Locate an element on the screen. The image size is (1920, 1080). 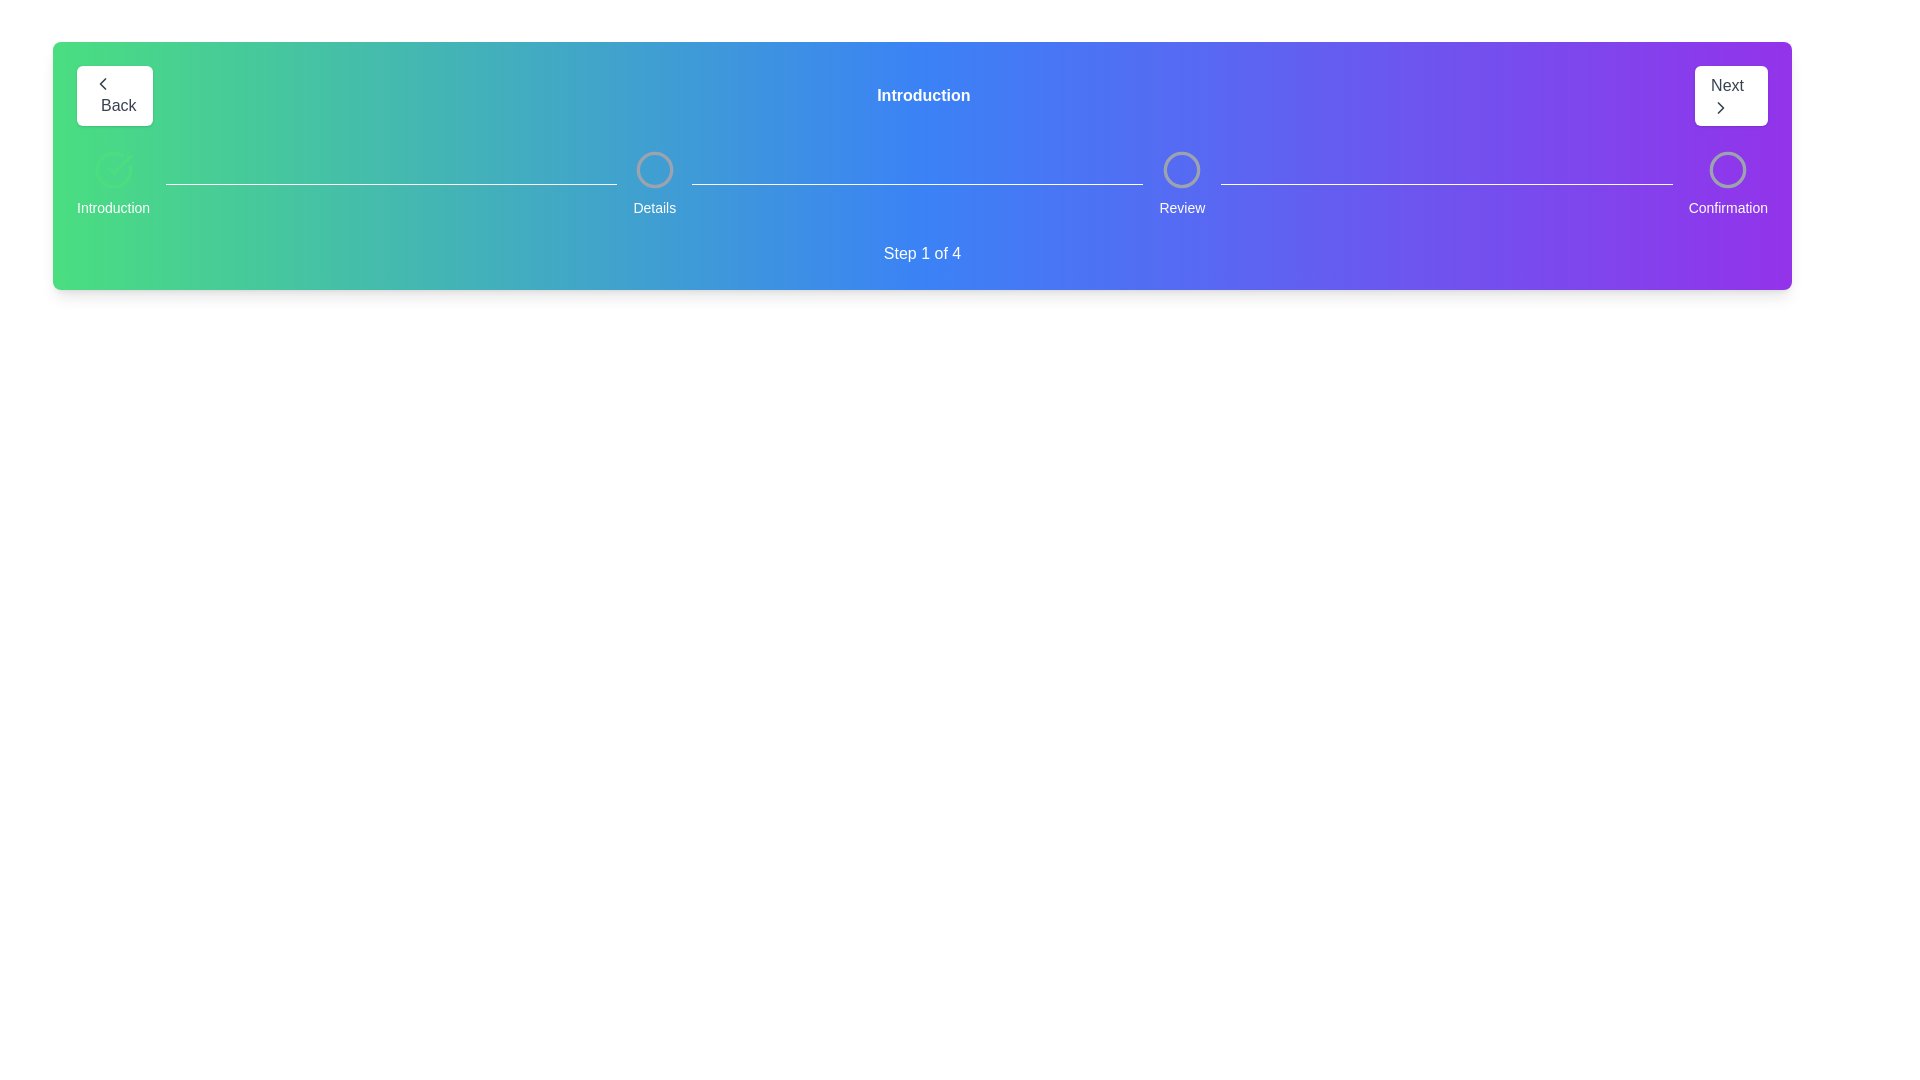
the chevron-shaped icon located to the left of the 'Back' text in the navigation bar is located at coordinates (101, 83).